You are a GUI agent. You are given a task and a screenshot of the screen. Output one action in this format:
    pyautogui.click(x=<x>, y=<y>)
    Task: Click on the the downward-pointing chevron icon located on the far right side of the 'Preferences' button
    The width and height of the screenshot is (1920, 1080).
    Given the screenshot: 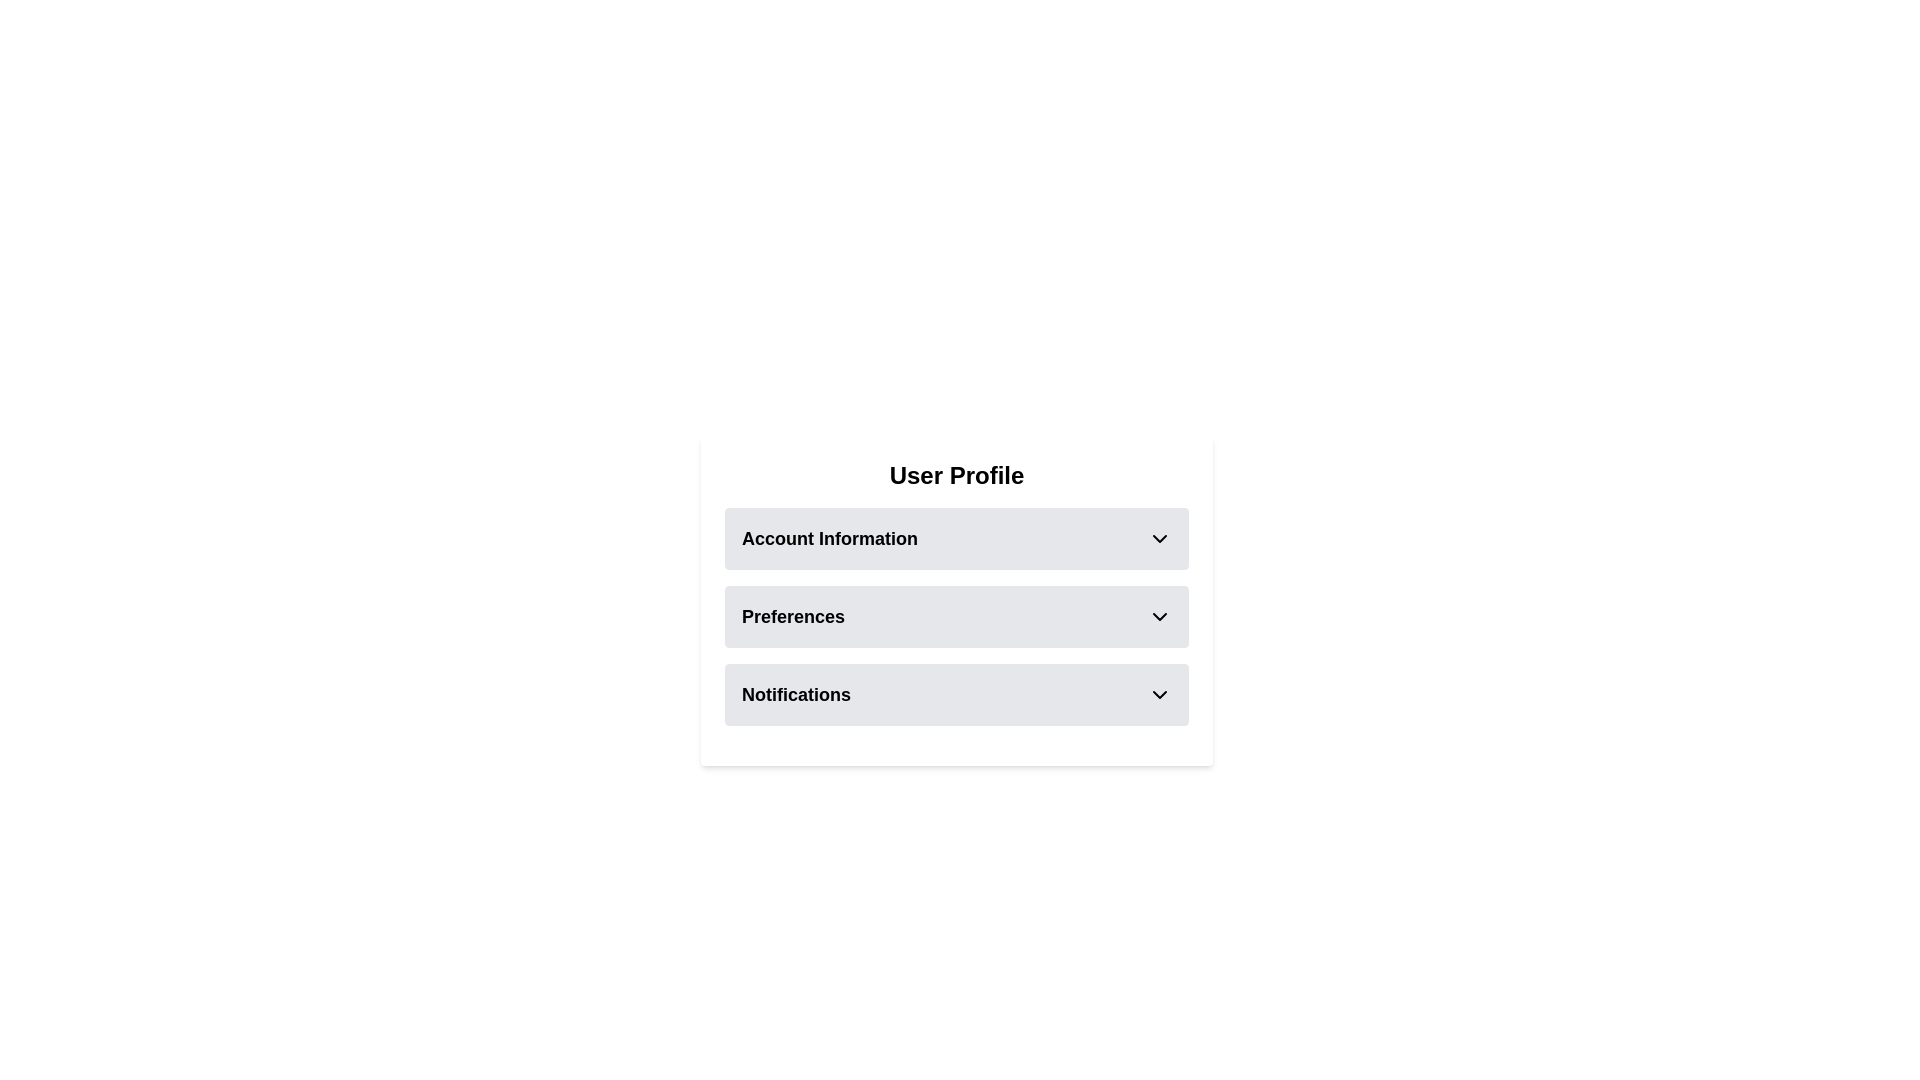 What is the action you would take?
    pyautogui.click(x=1160, y=616)
    